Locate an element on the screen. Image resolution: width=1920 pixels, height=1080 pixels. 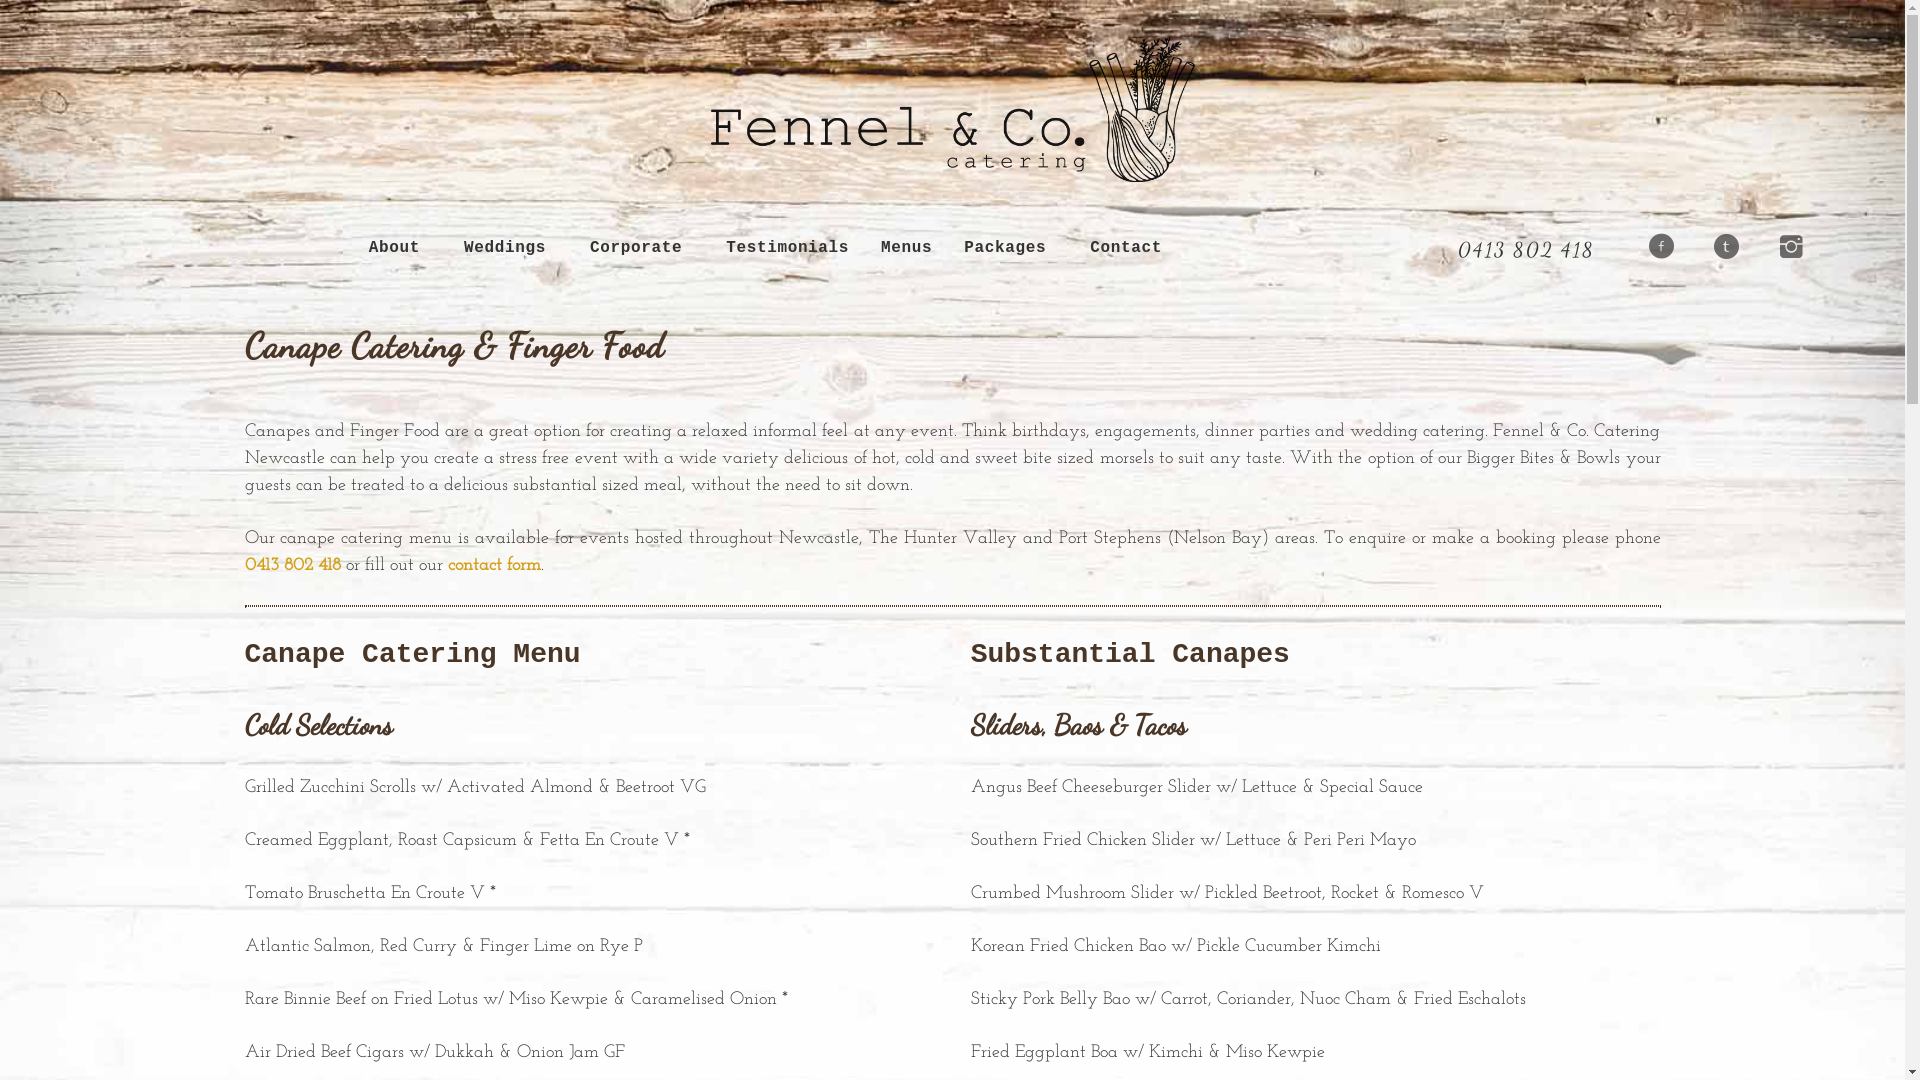
'About' is located at coordinates (394, 246).